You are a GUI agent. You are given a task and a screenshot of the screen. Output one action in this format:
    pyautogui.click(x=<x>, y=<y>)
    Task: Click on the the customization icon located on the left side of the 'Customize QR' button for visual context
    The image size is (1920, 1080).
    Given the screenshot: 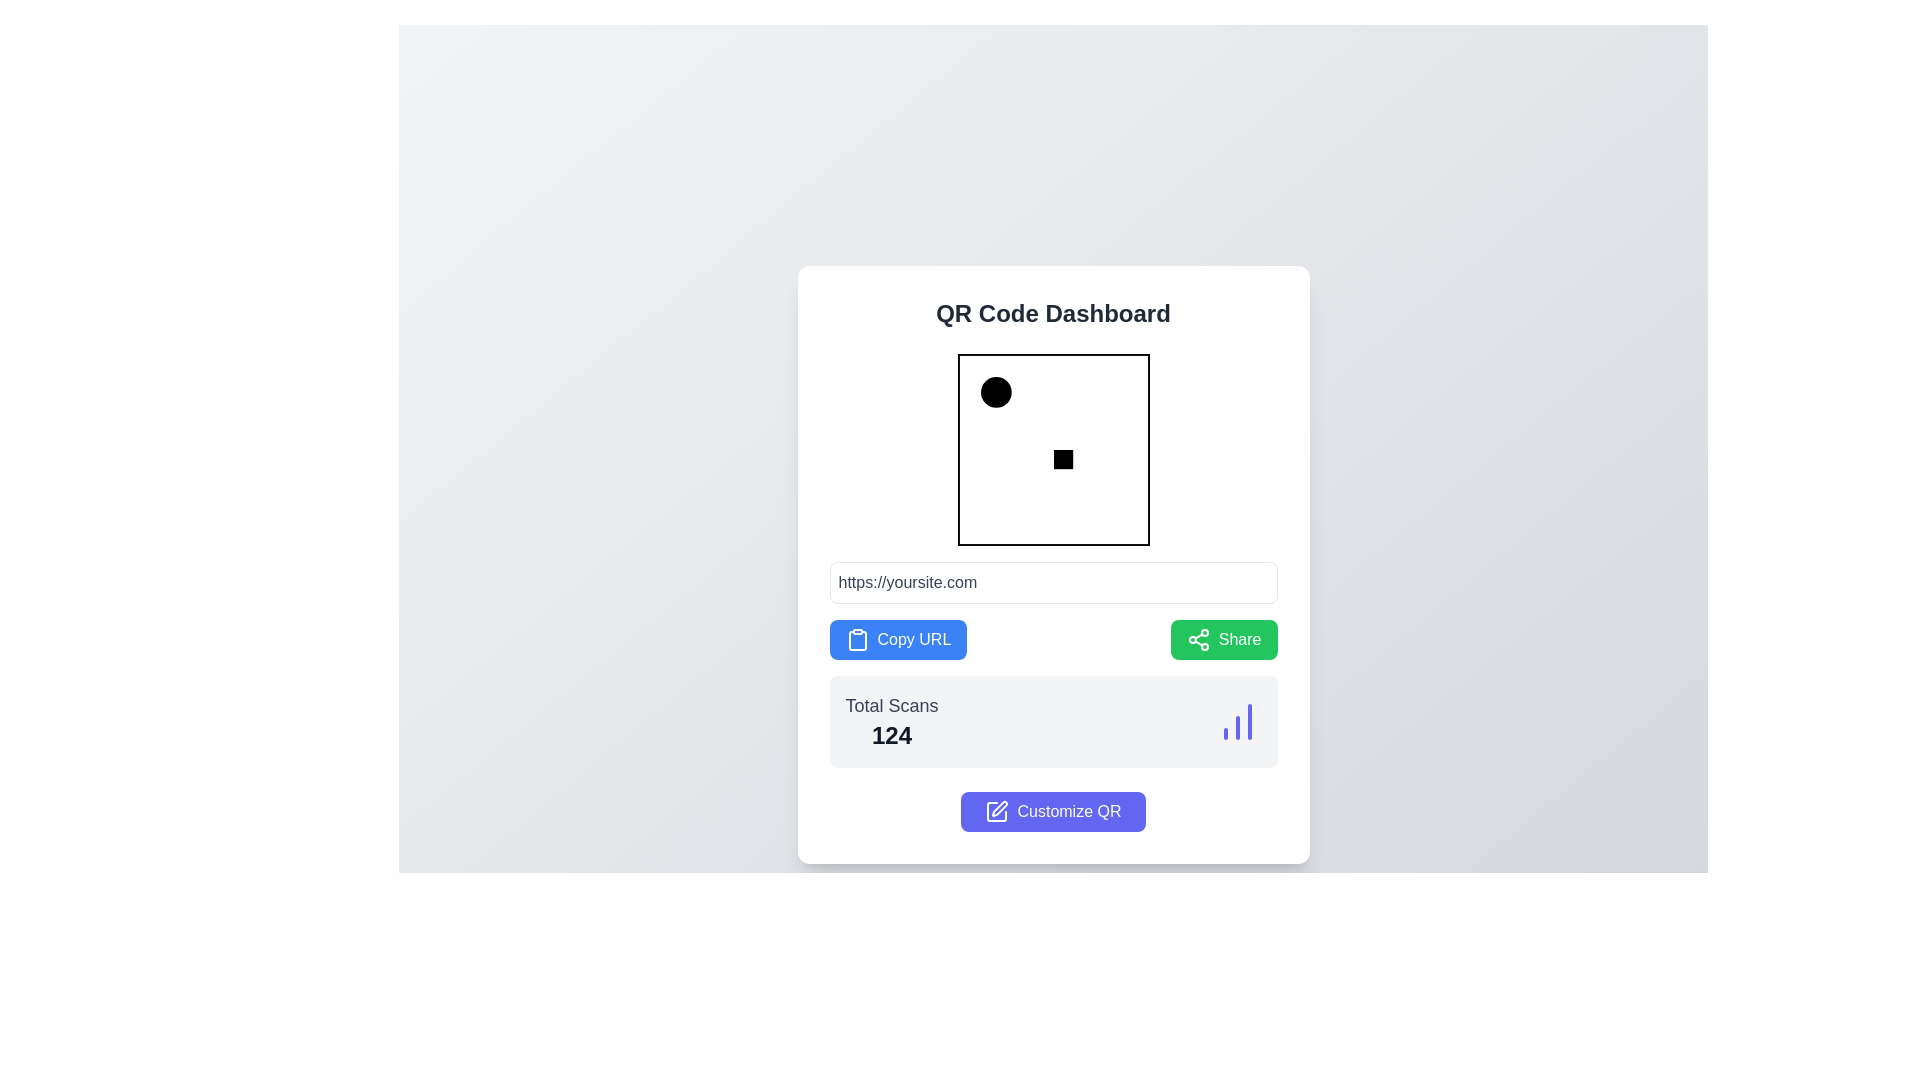 What is the action you would take?
    pyautogui.click(x=997, y=812)
    